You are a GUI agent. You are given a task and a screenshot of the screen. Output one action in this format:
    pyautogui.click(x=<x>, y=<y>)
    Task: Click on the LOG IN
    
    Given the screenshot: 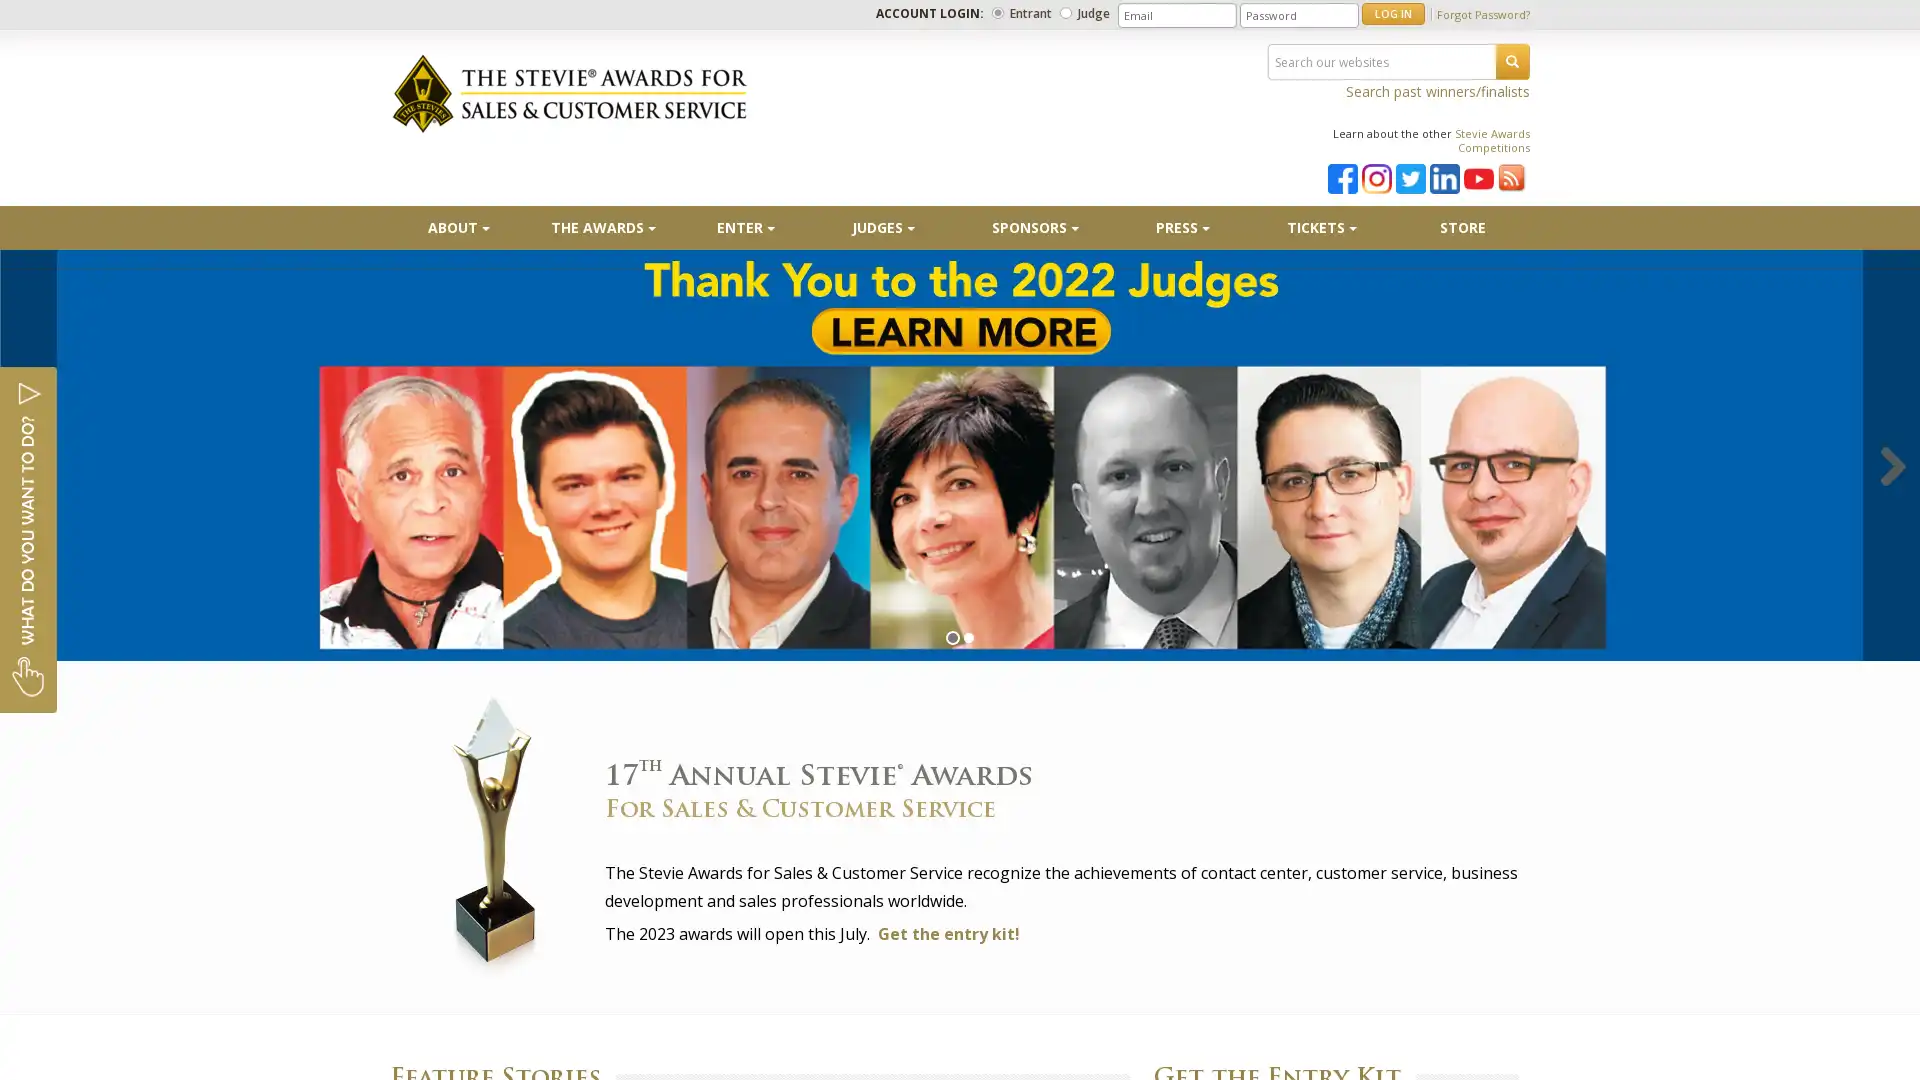 What is the action you would take?
    pyautogui.click(x=1392, y=14)
    